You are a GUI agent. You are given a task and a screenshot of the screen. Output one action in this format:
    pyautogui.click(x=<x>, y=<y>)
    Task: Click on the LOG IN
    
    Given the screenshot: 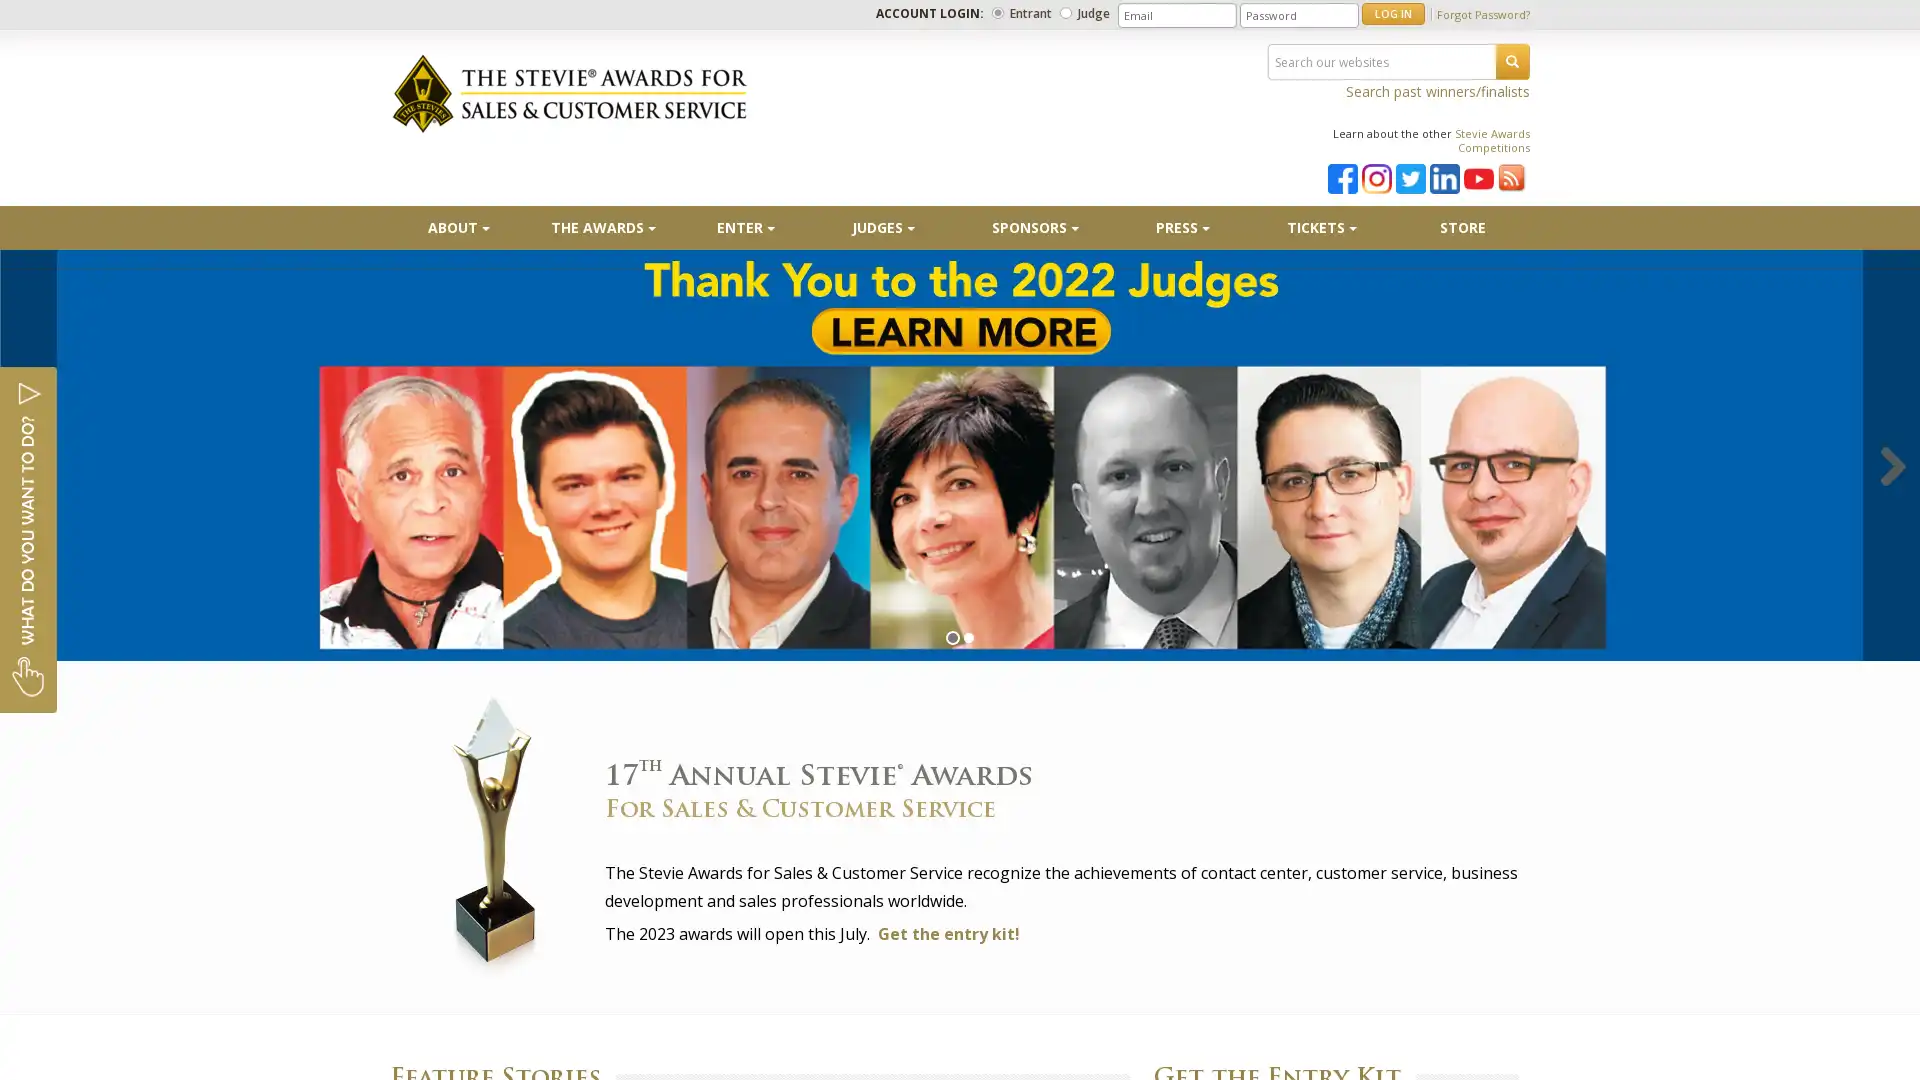 What is the action you would take?
    pyautogui.click(x=1392, y=14)
    